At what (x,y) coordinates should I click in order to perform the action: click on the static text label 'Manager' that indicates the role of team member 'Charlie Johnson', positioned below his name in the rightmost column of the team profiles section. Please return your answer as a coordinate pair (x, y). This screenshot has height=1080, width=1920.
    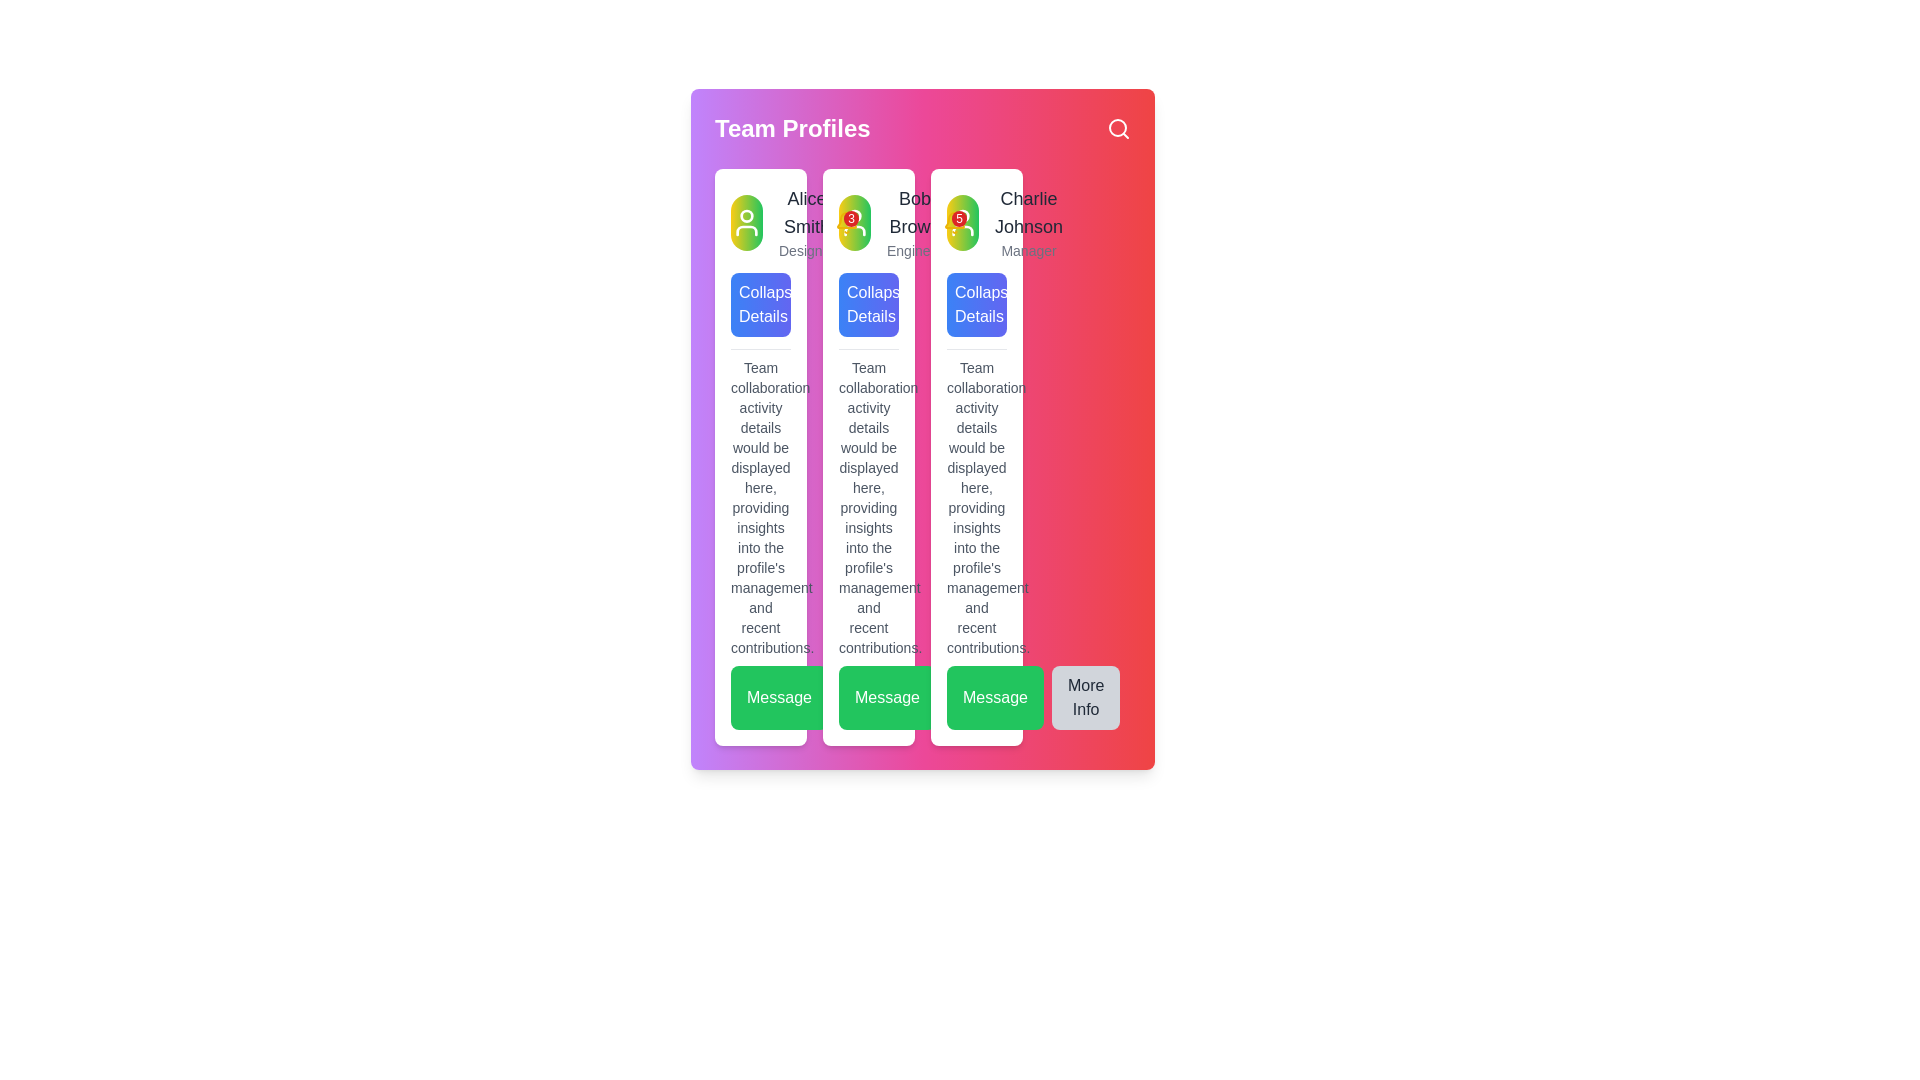
    Looking at the image, I should click on (1028, 249).